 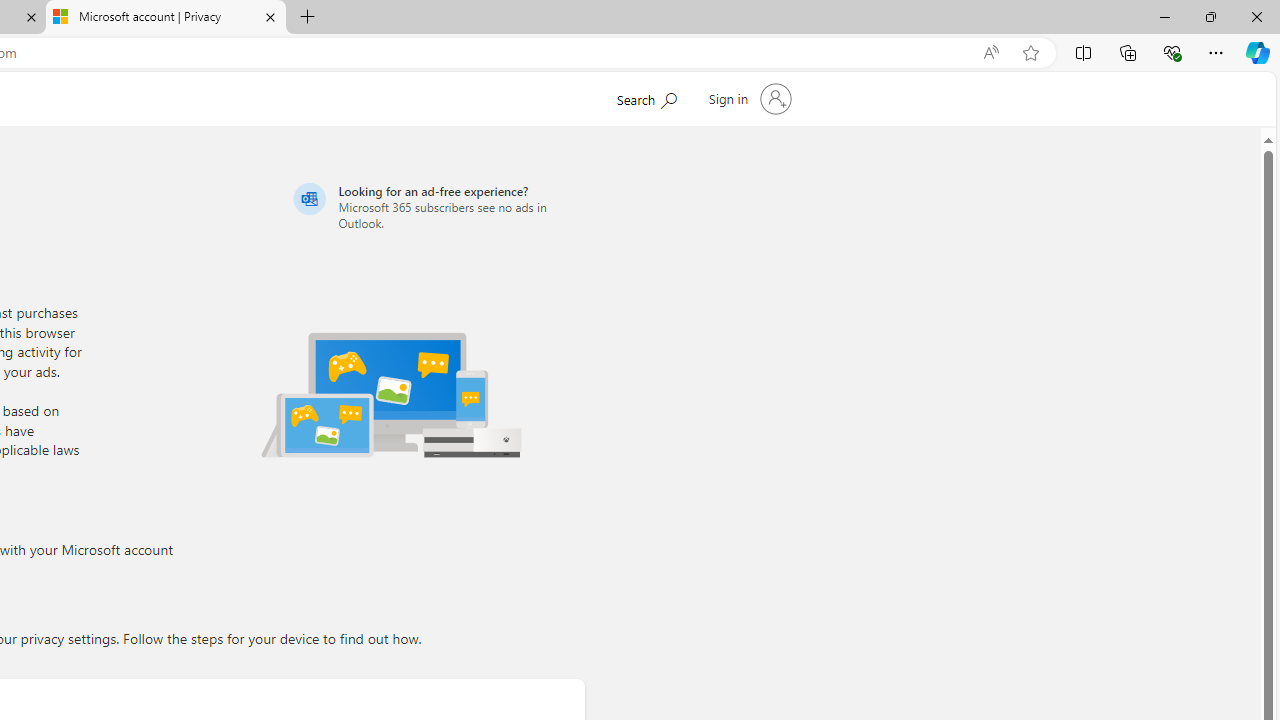 I want to click on 'Microsoft account | Privacy', so click(x=166, y=17).